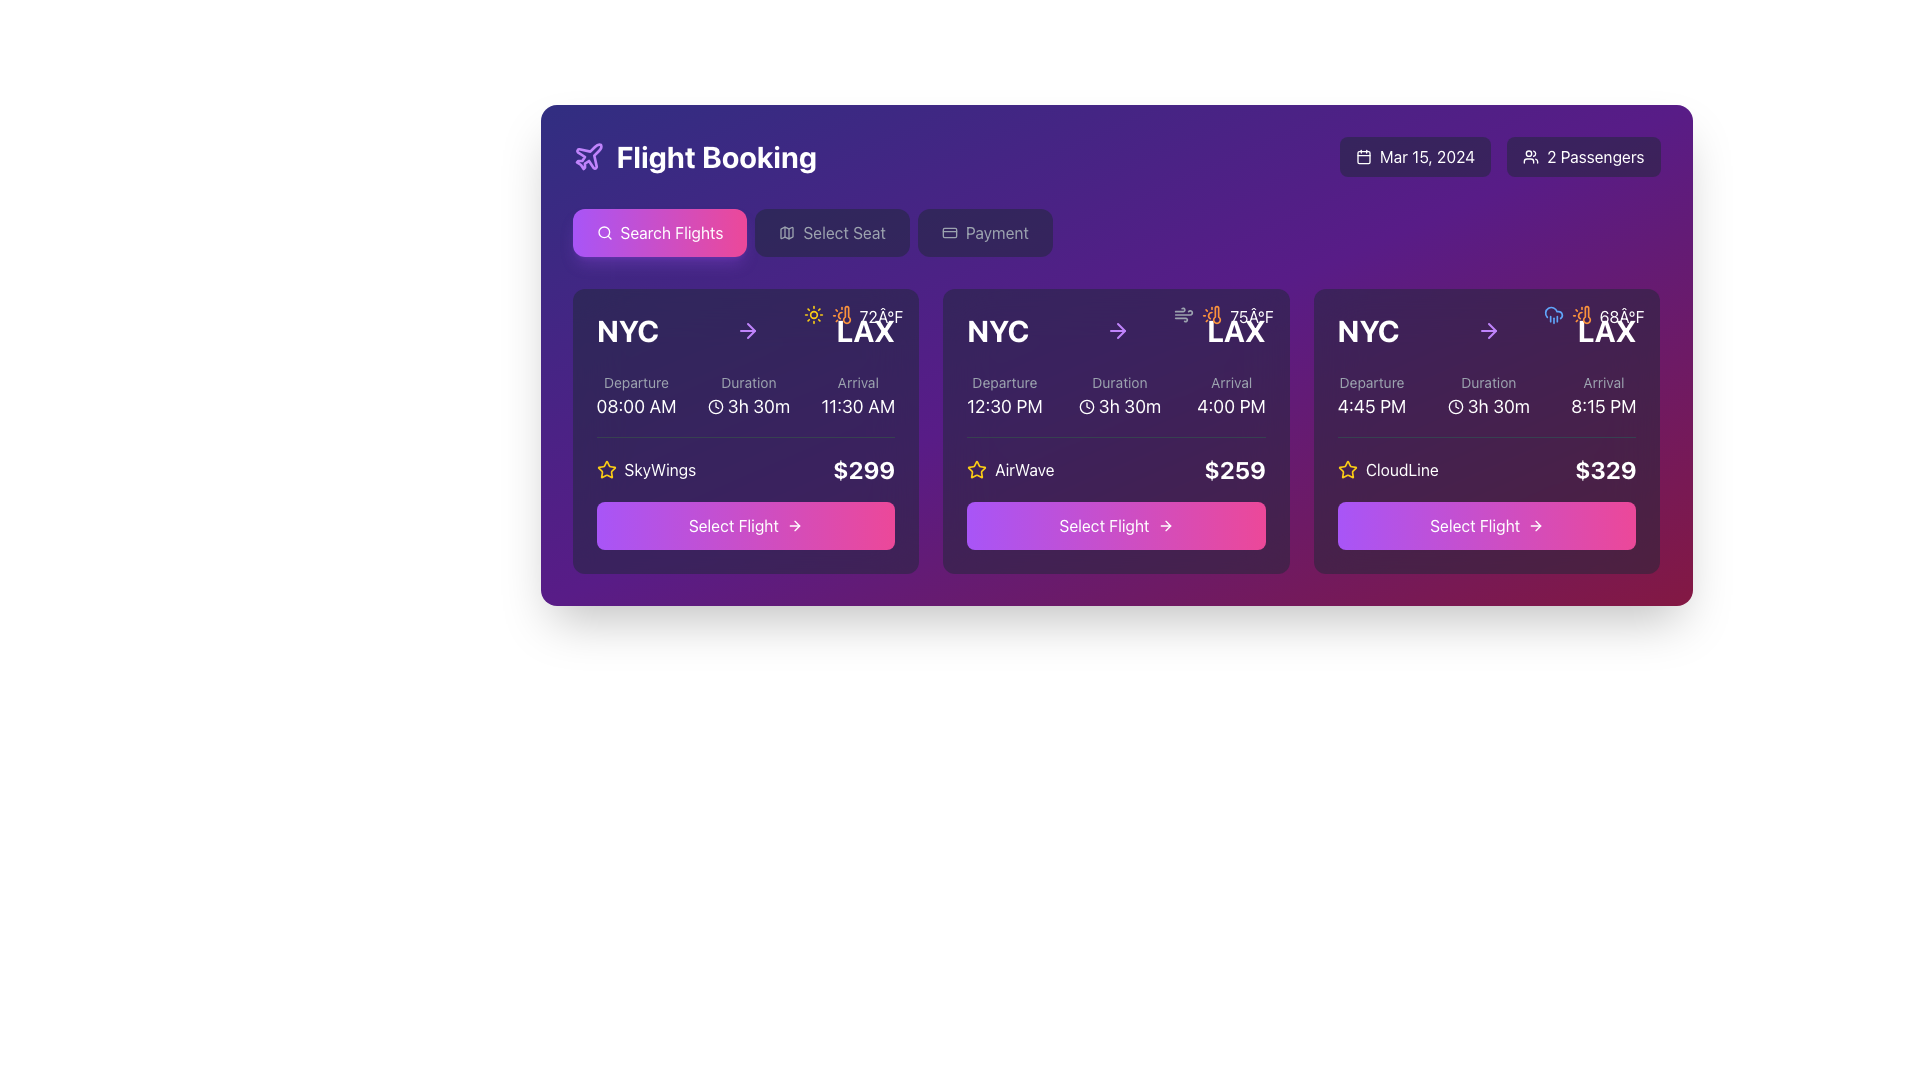 The height and width of the screenshot is (1080, 1920). What do you see at coordinates (1118, 382) in the screenshot?
I see `the 'Duration' label displayed in a small, gray font within the second card of the flight options list` at bounding box center [1118, 382].